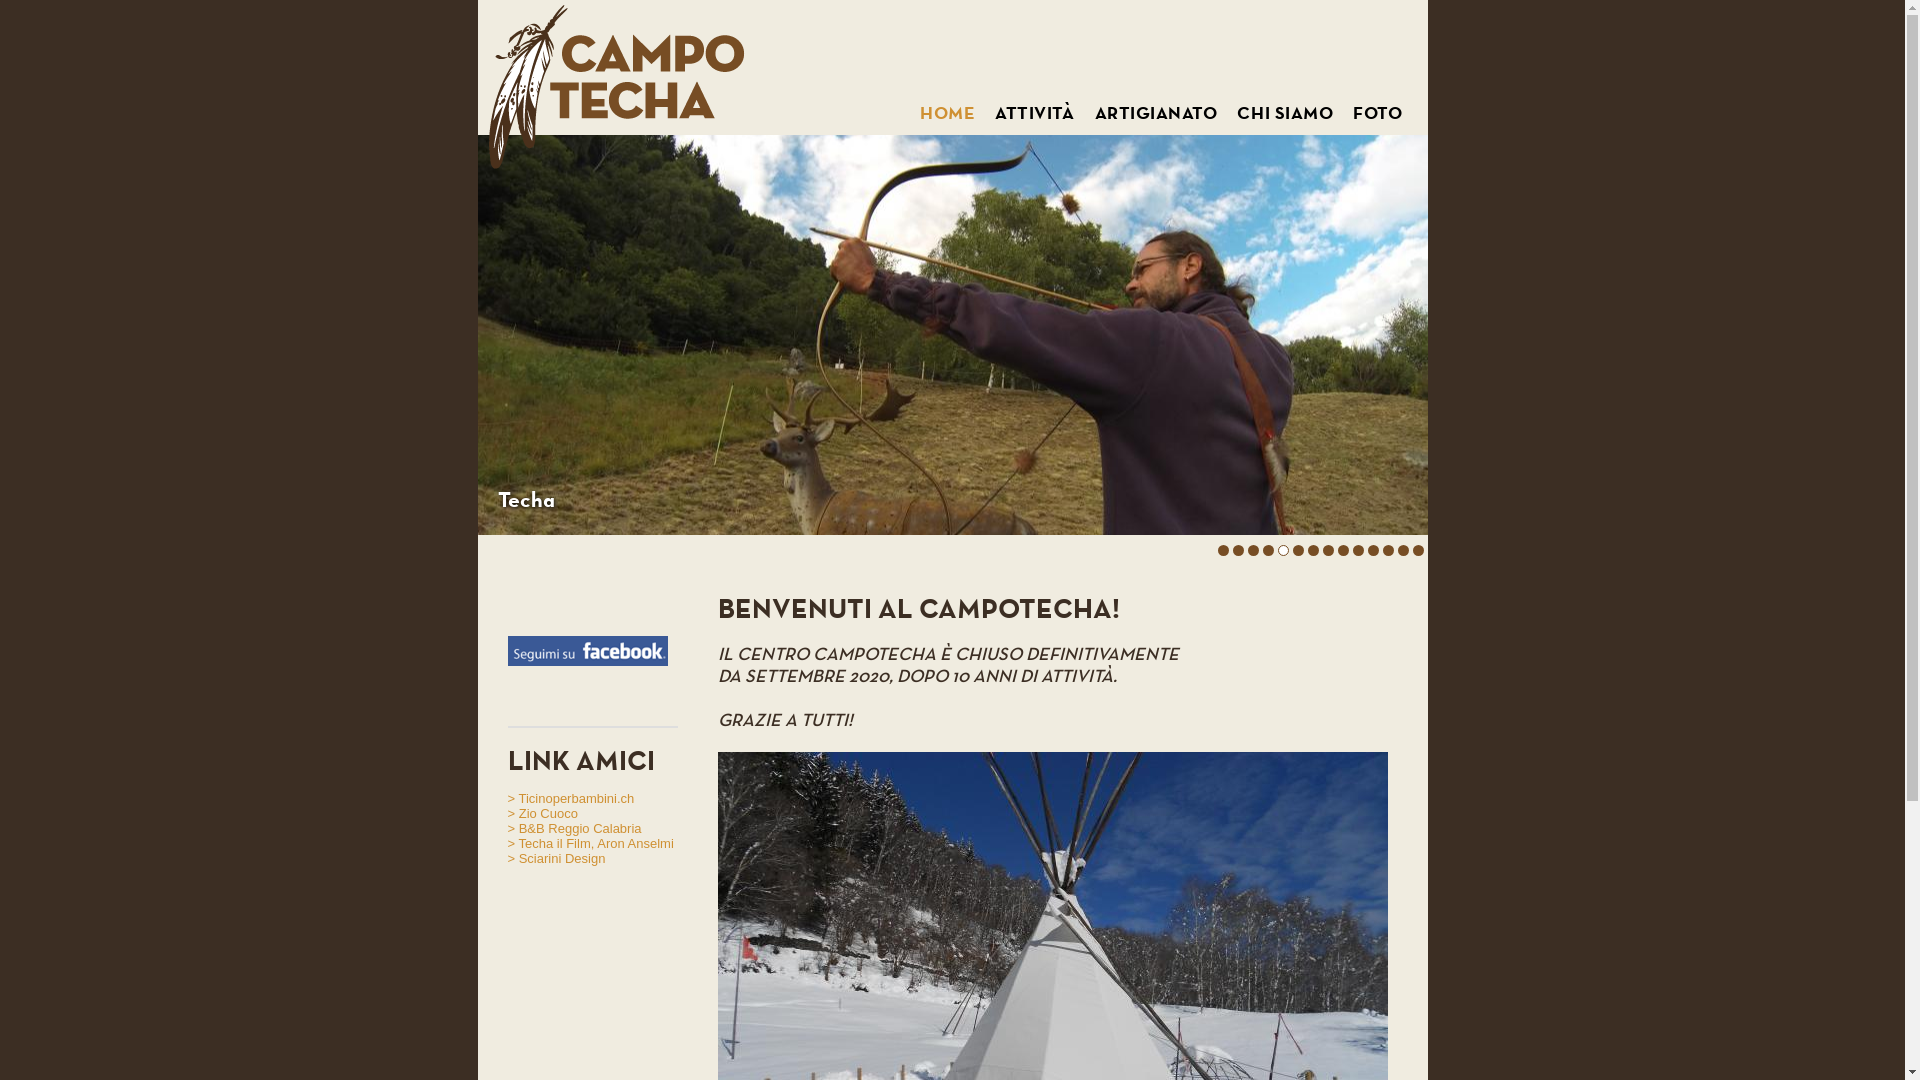  What do you see at coordinates (1222, 553) in the screenshot?
I see `'1'` at bounding box center [1222, 553].